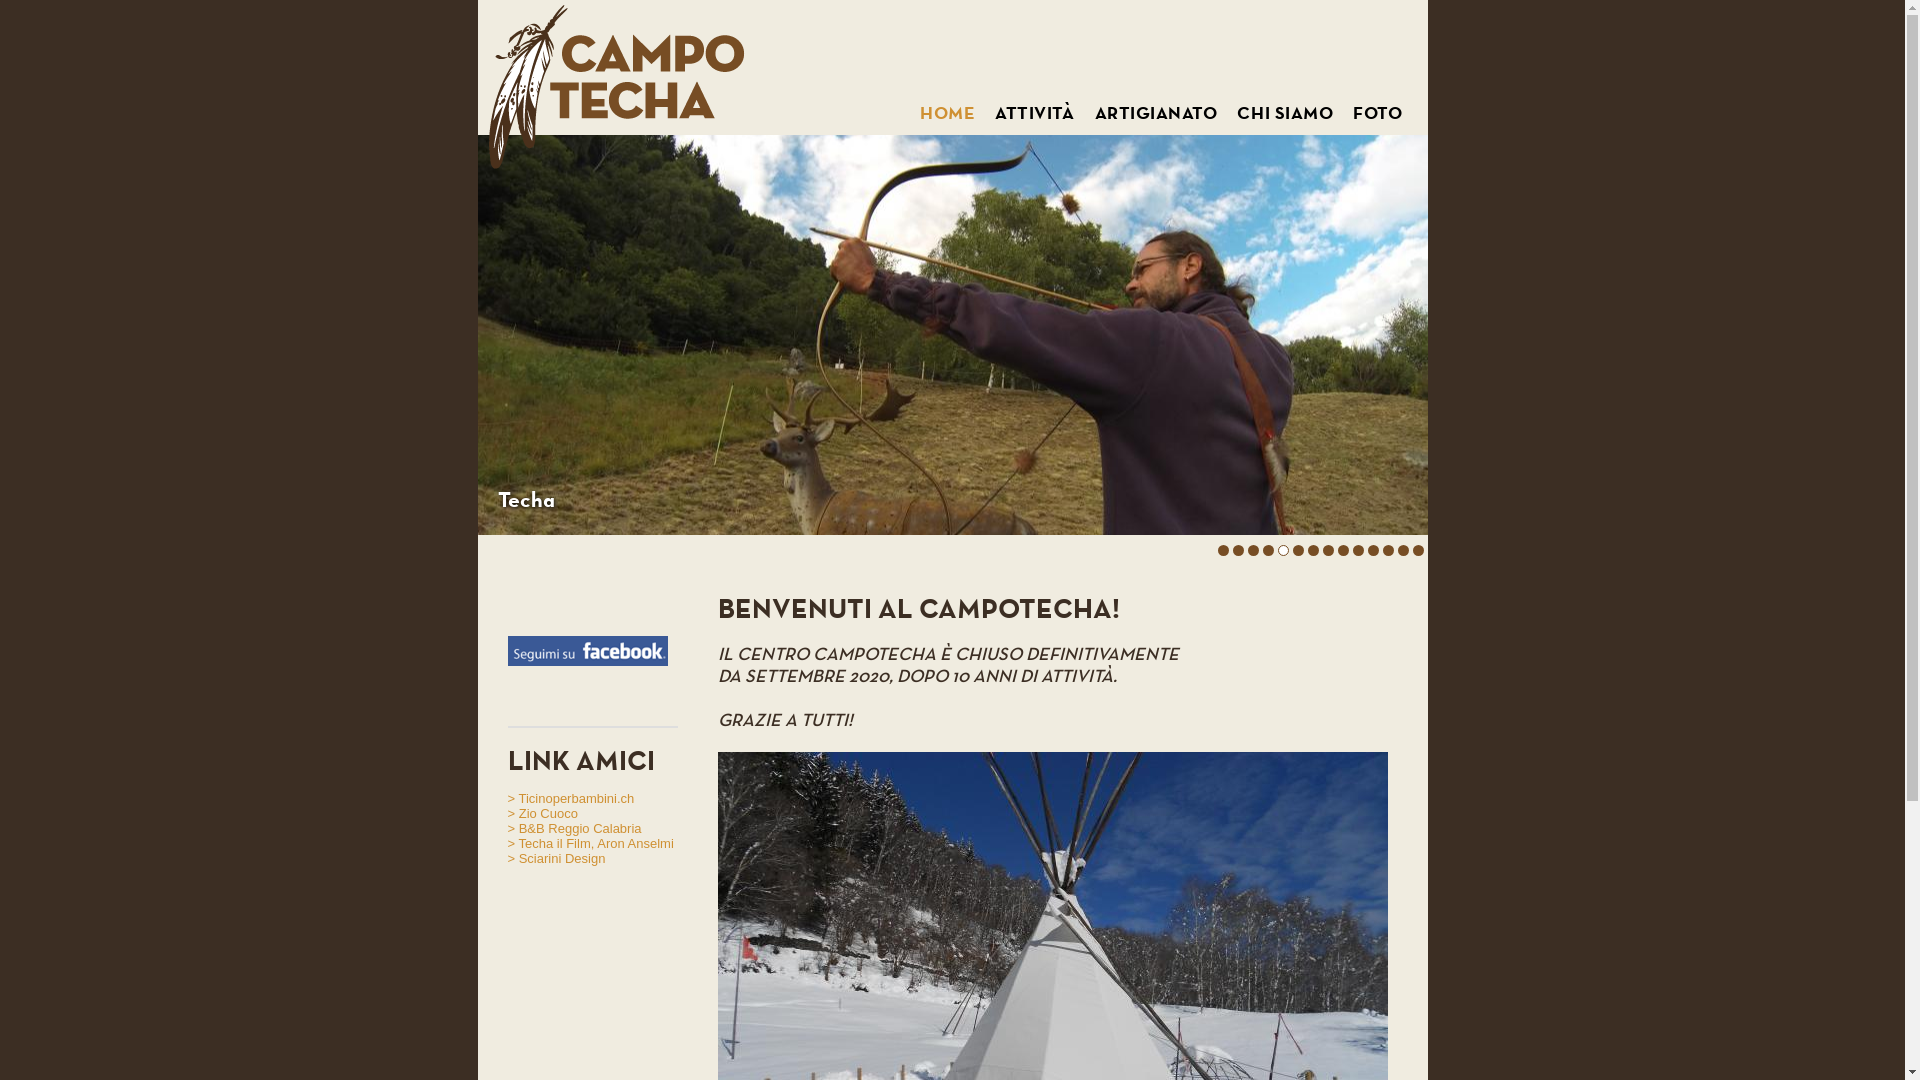  What do you see at coordinates (1222, 553) in the screenshot?
I see `'1'` at bounding box center [1222, 553].